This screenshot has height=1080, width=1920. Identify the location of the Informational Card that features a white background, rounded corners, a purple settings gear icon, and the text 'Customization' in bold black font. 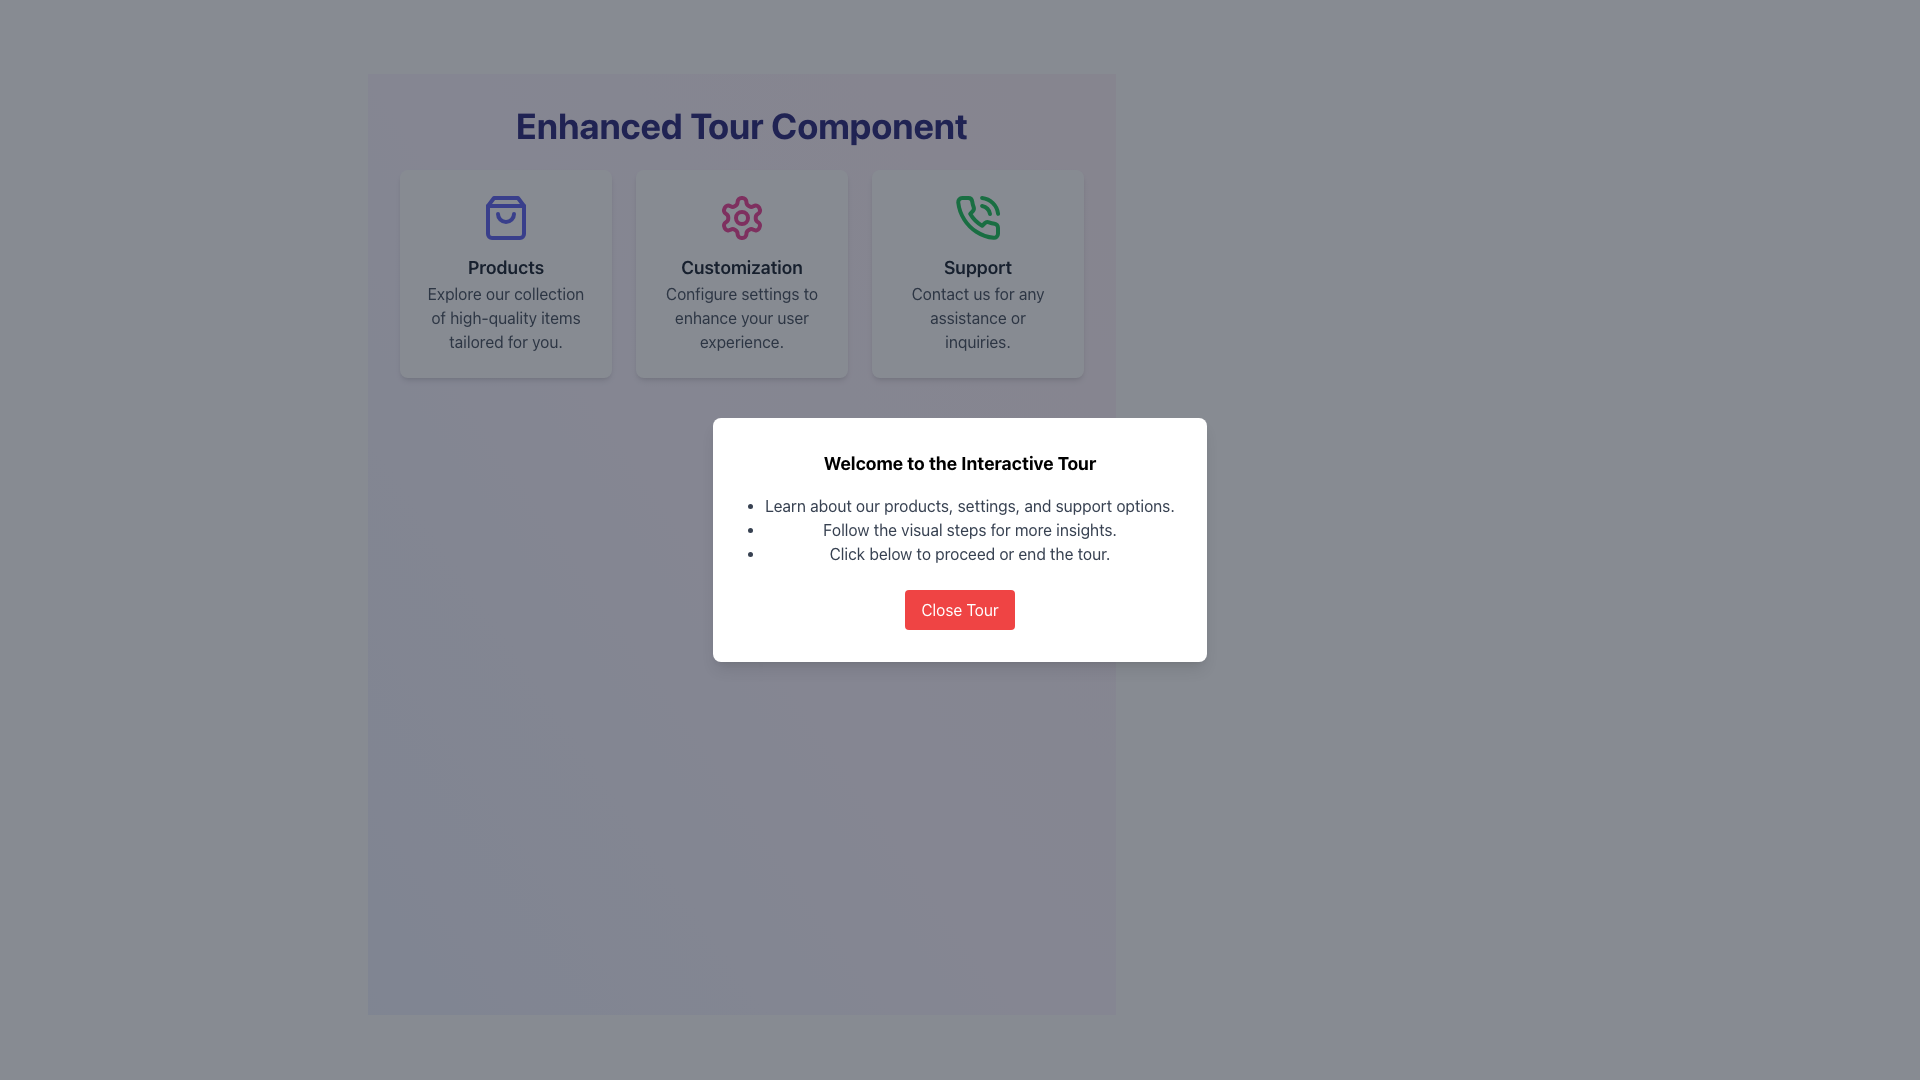
(741, 273).